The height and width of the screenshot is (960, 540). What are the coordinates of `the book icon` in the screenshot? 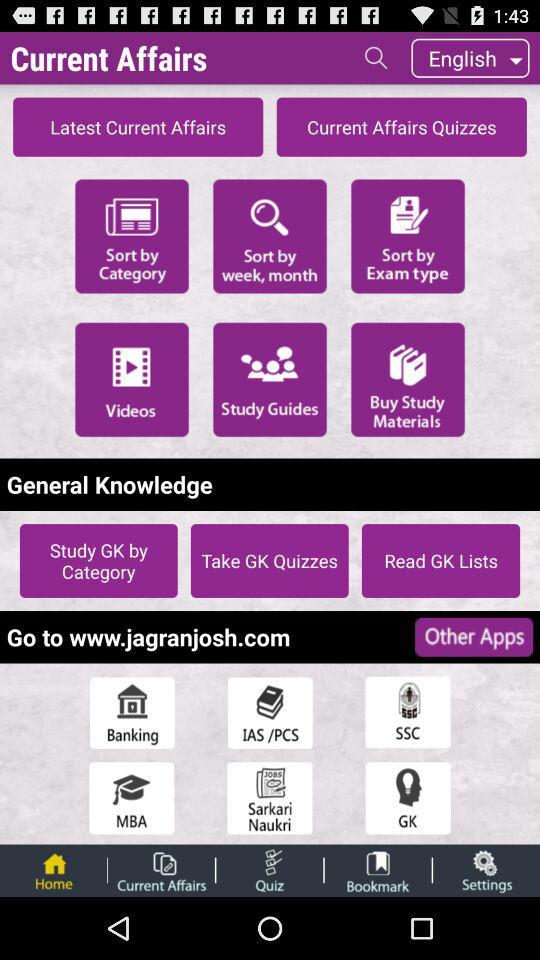 It's located at (270, 761).